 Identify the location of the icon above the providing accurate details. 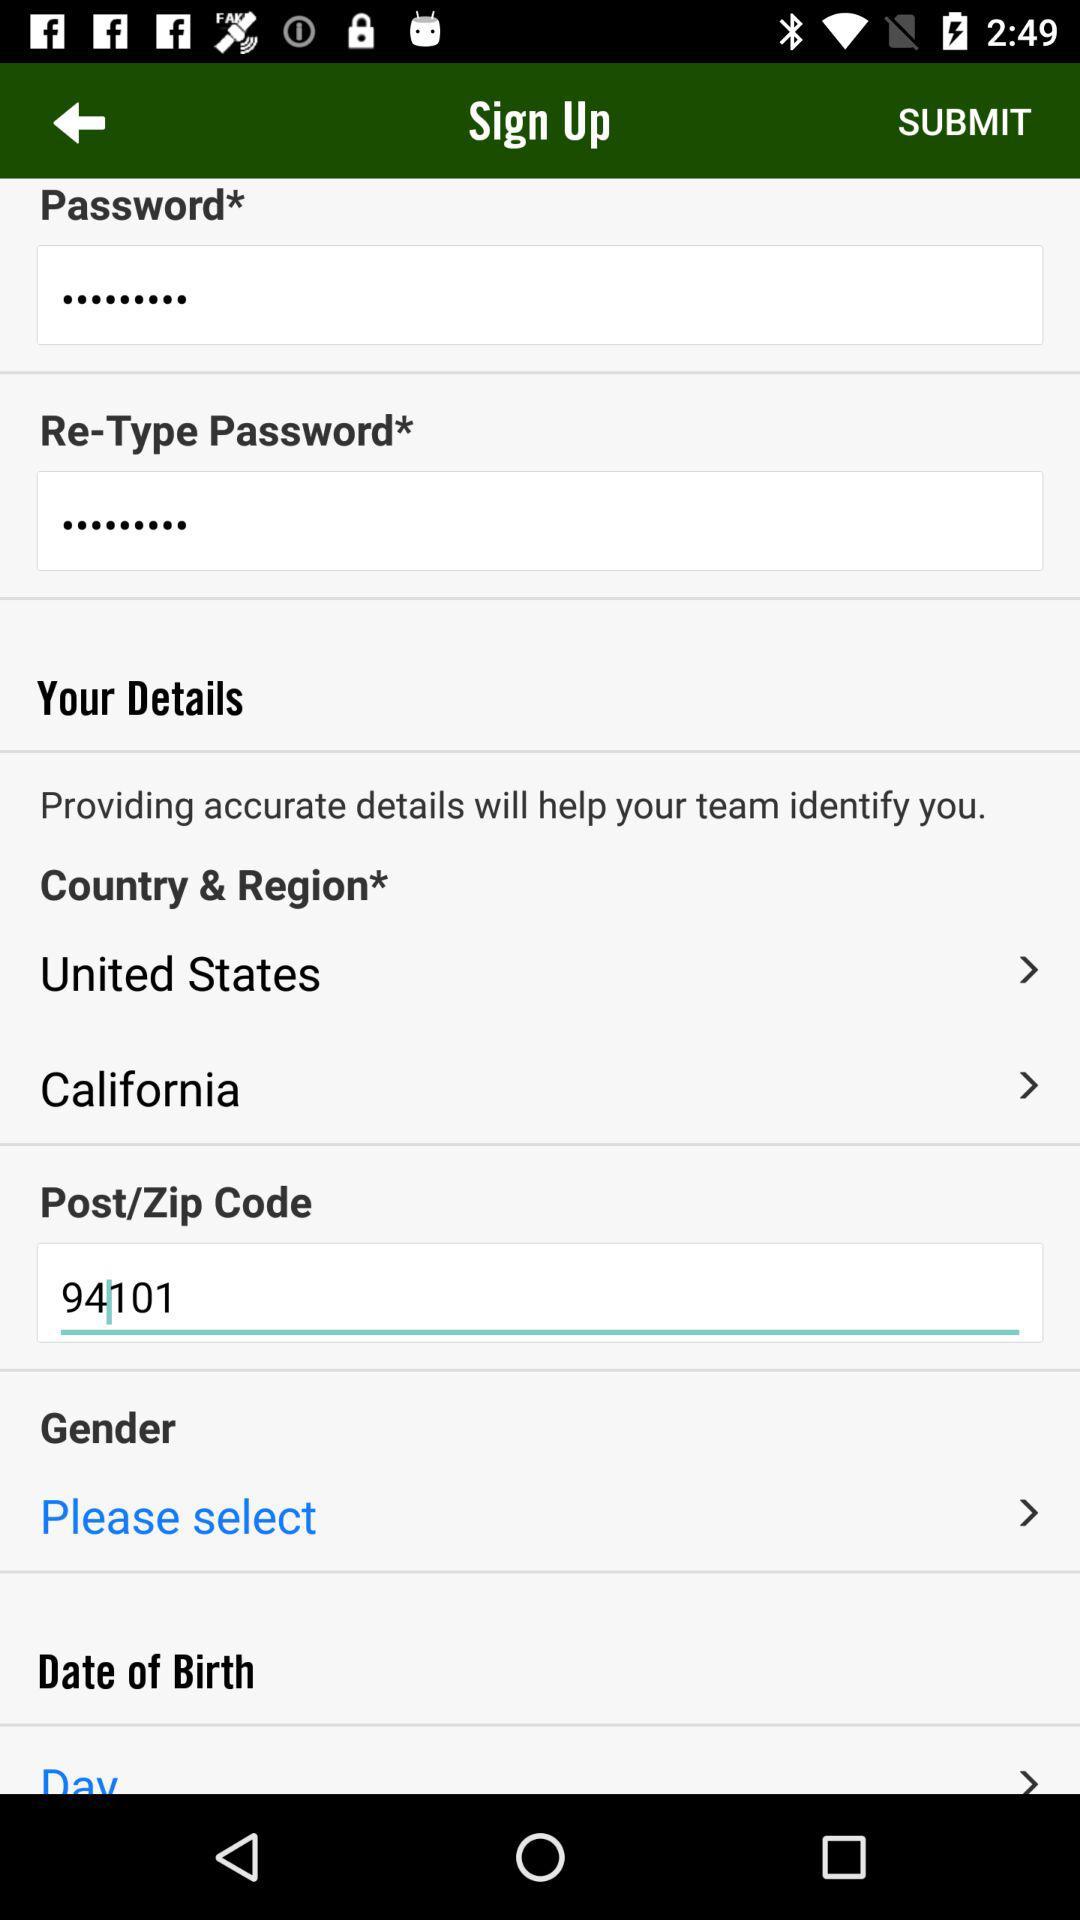
(540, 750).